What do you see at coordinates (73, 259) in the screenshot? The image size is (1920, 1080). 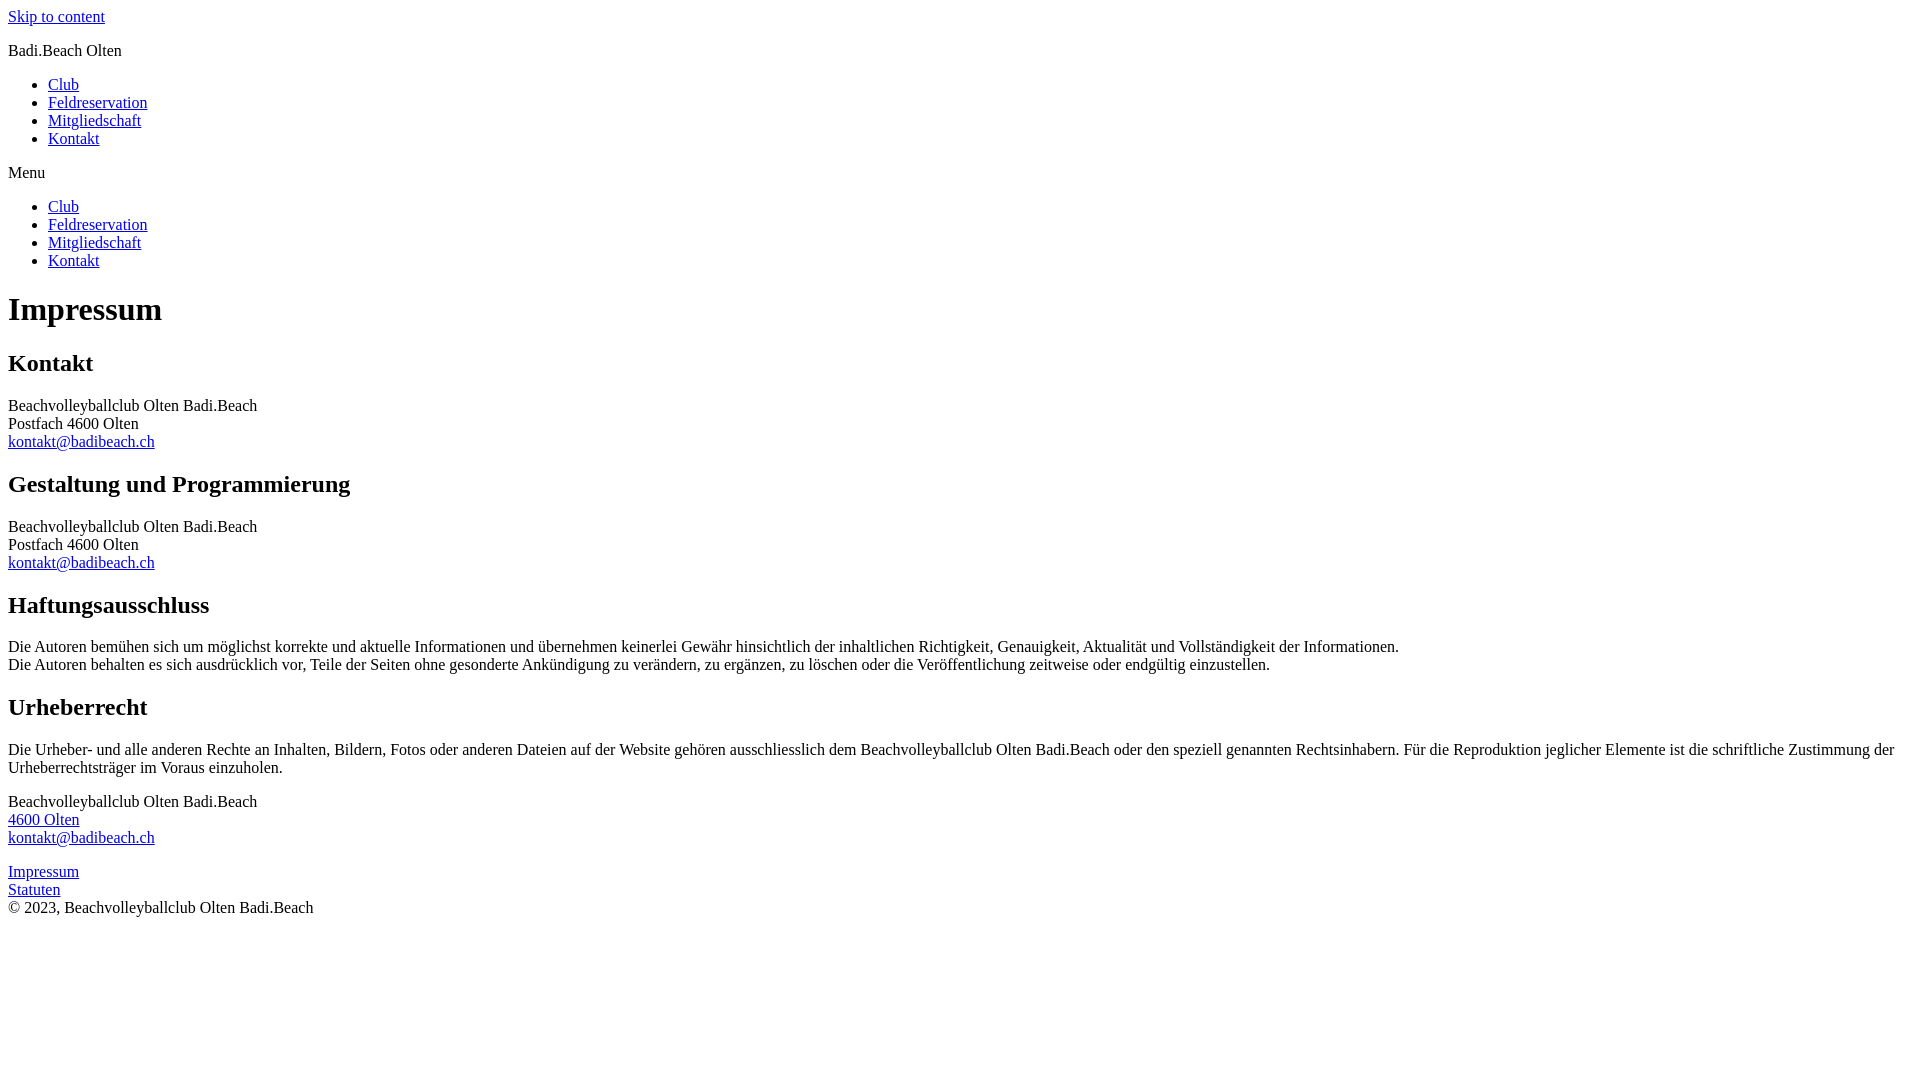 I see `'Kontakt'` at bounding box center [73, 259].